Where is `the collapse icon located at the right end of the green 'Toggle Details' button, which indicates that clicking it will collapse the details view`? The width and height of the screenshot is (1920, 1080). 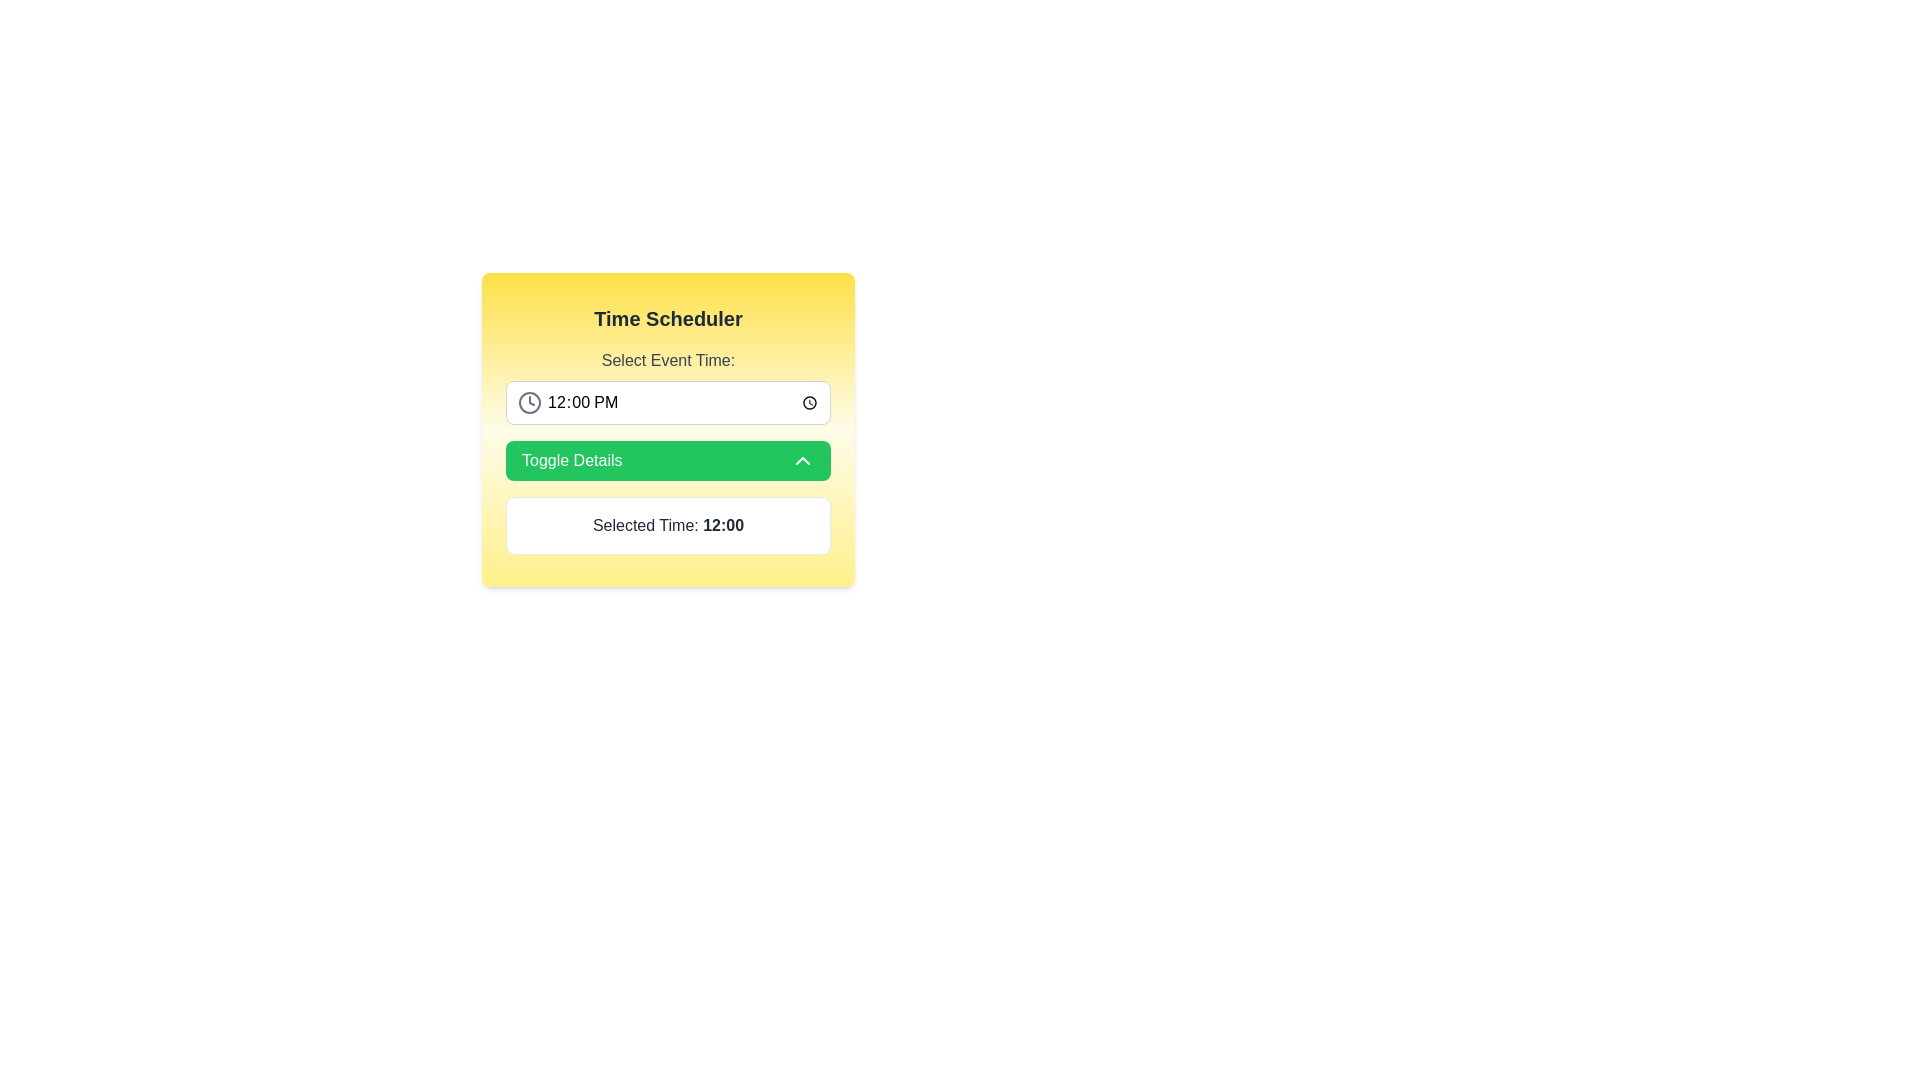
the collapse icon located at the right end of the green 'Toggle Details' button, which indicates that clicking it will collapse the details view is located at coordinates (802, 461).